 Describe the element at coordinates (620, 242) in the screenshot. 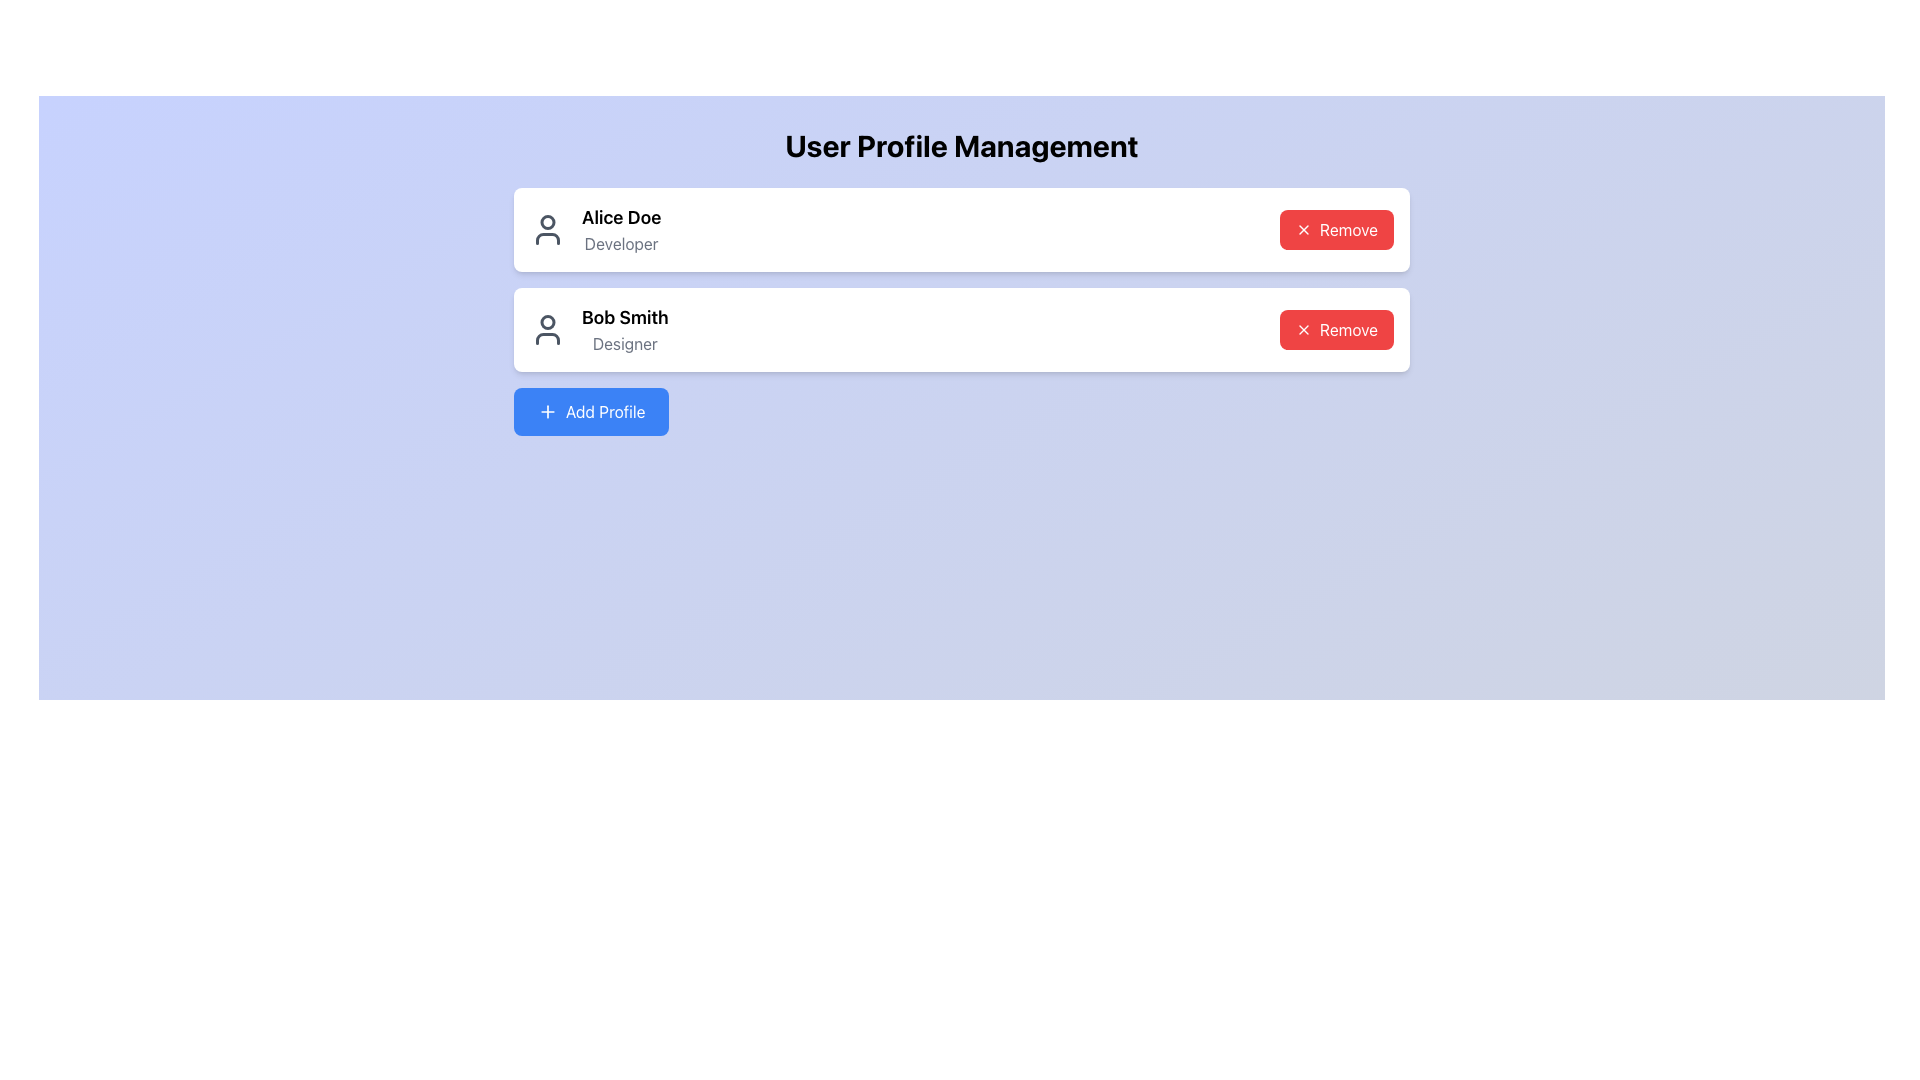

I see `the text label indicating the occupation of the user 'Alice Doe', which is positioned below her name in the profile card` at that location.